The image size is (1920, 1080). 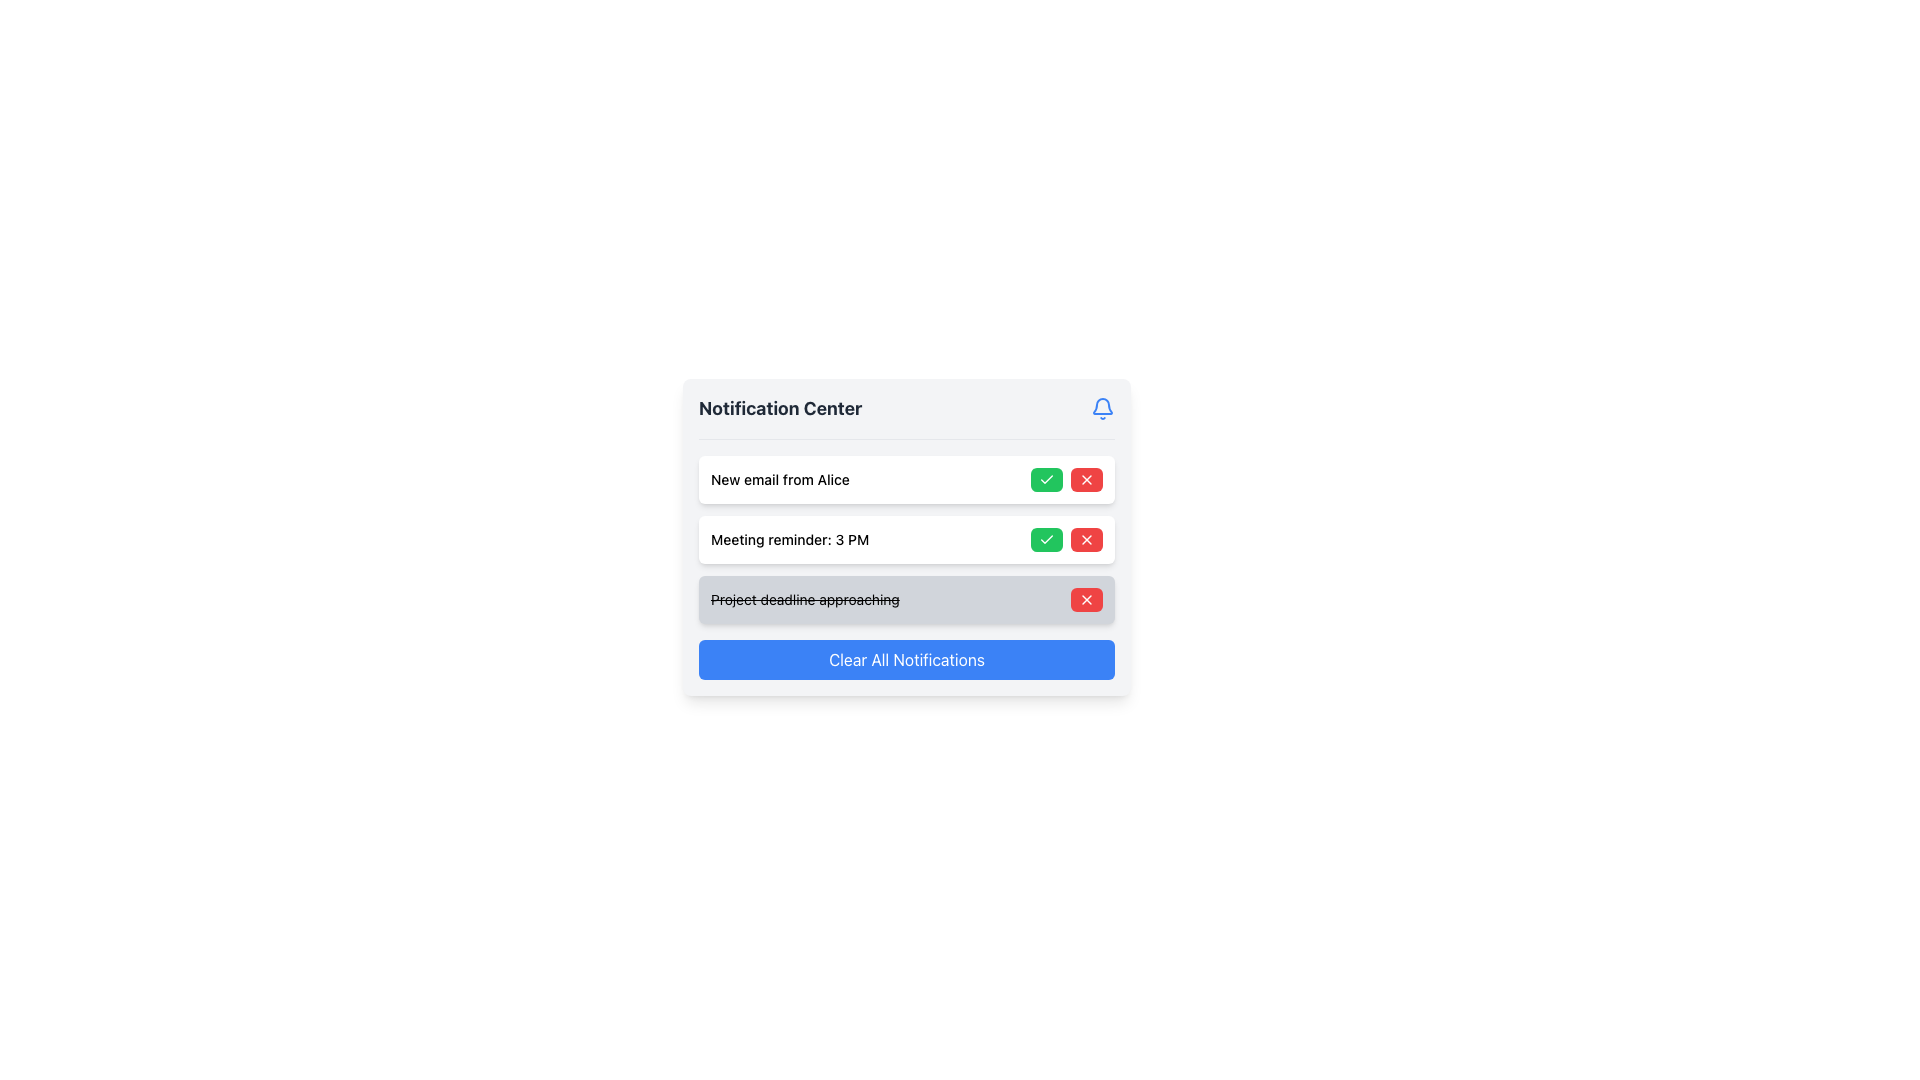 What do you see at coordinates (906, 540) in the screenshot?
I see `the green button in the second notification item in the Notification Center to mark it as completed` at bounding box center [906, 540].